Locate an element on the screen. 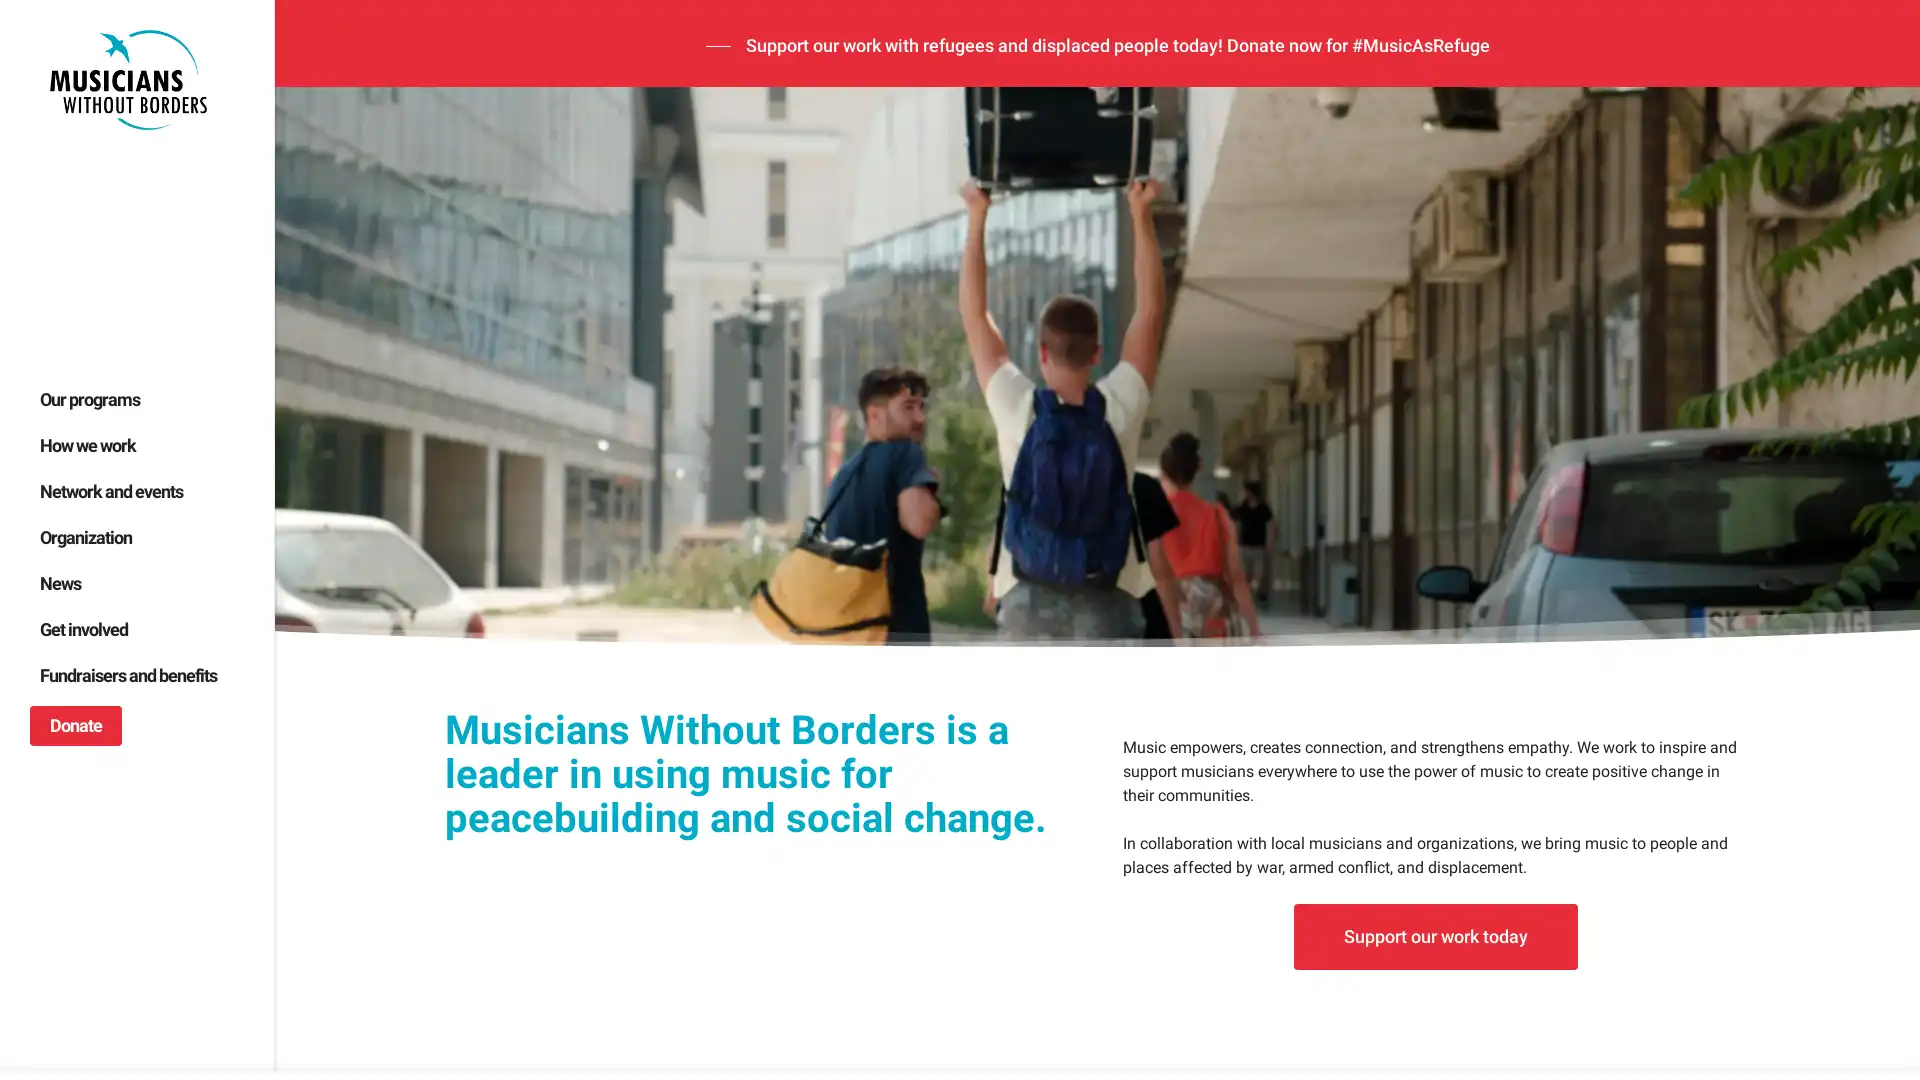  show more media controls is located at coordinates (1871, 792).